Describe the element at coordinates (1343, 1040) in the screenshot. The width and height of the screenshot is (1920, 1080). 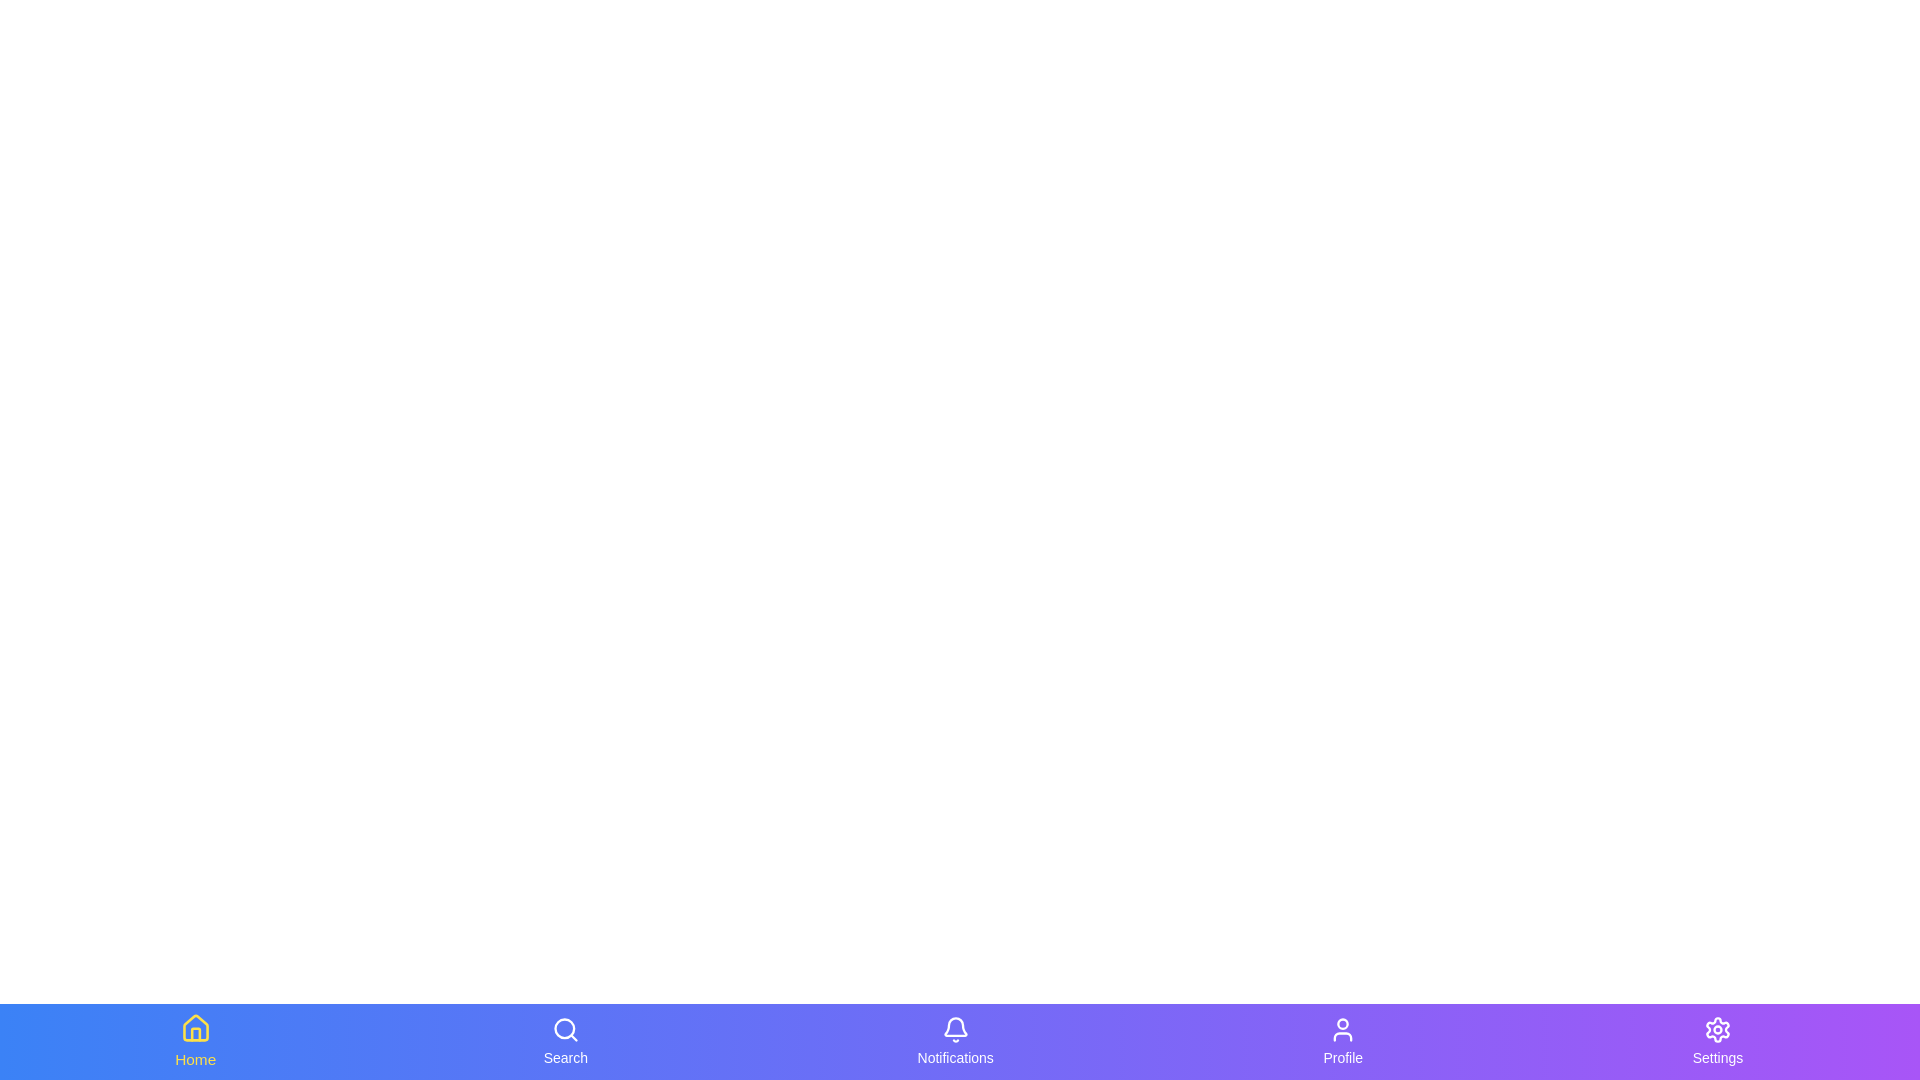
I see `the Profile navigation tab` at that location.